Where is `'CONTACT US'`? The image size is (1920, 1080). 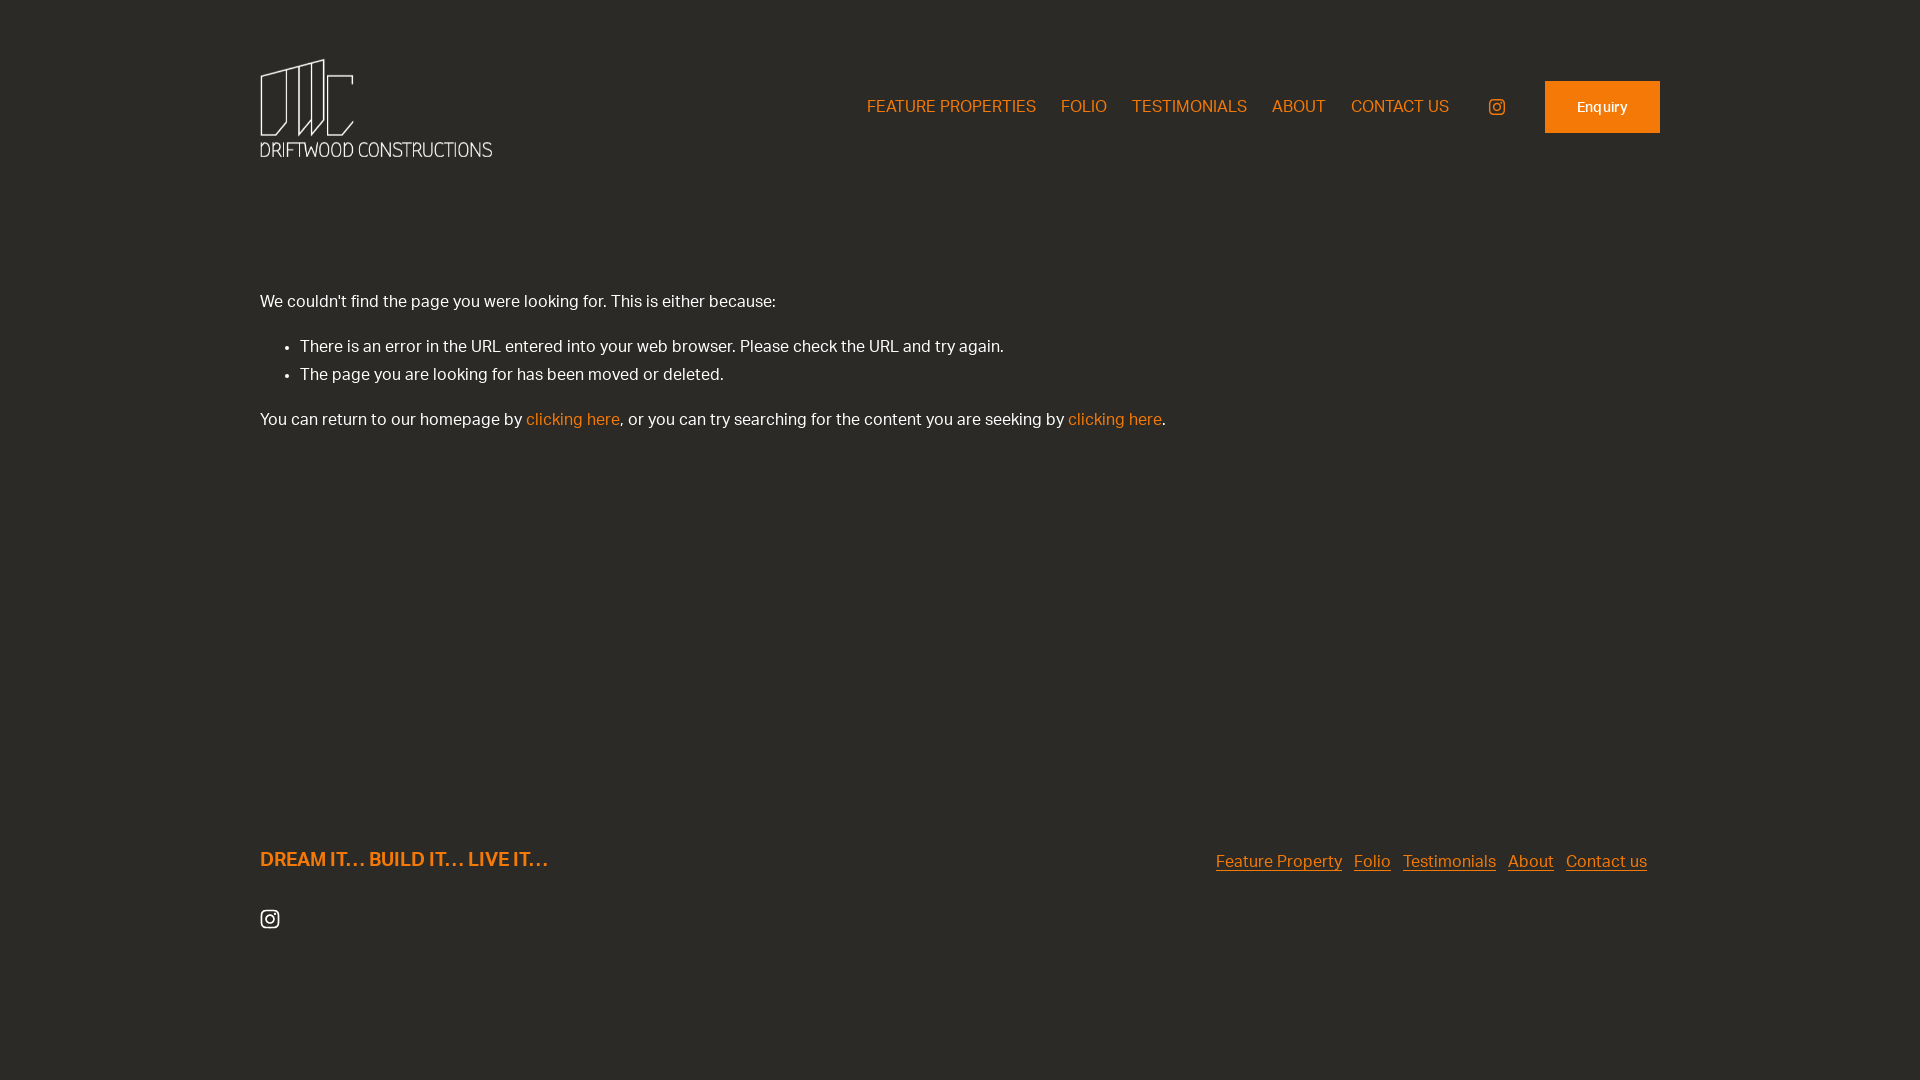
'CONTACT US' is located at coordinates (1399, 107).